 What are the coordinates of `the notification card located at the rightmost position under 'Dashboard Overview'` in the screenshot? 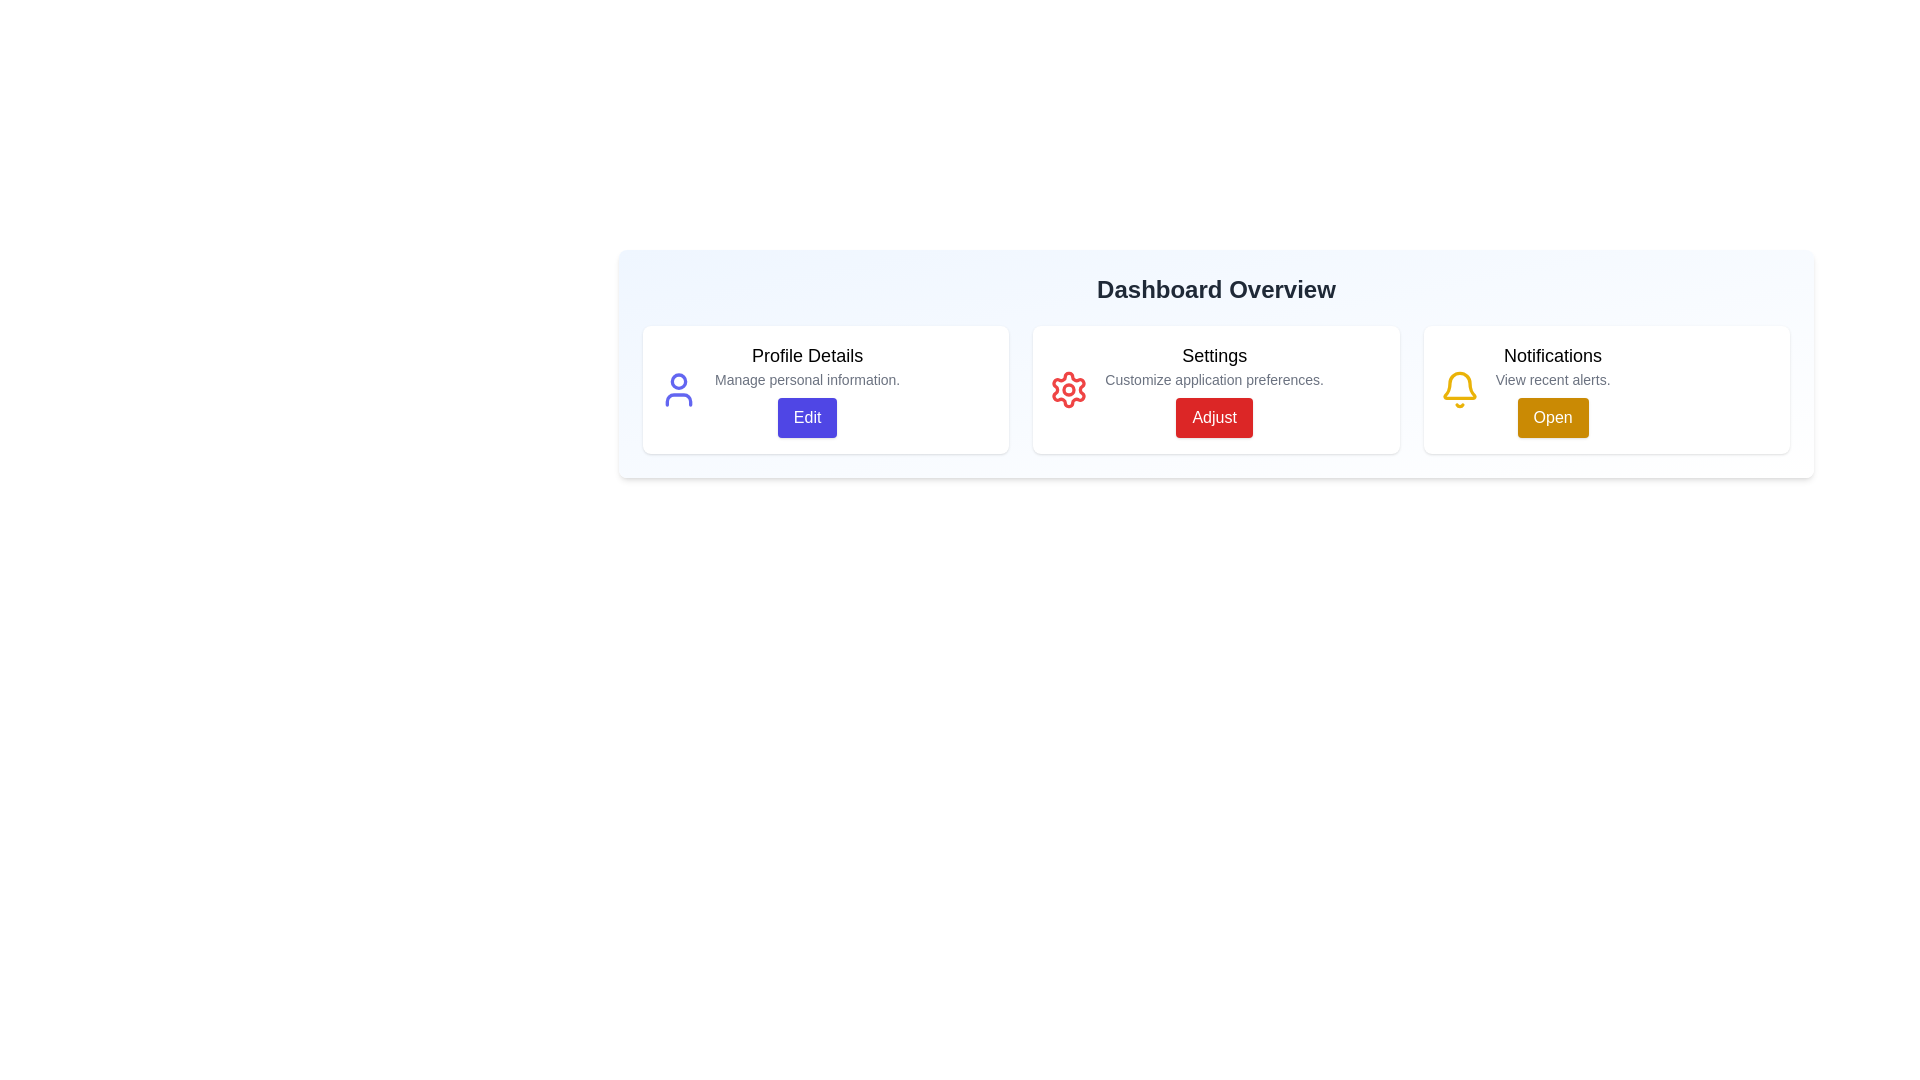 It's located at (1606, 389).